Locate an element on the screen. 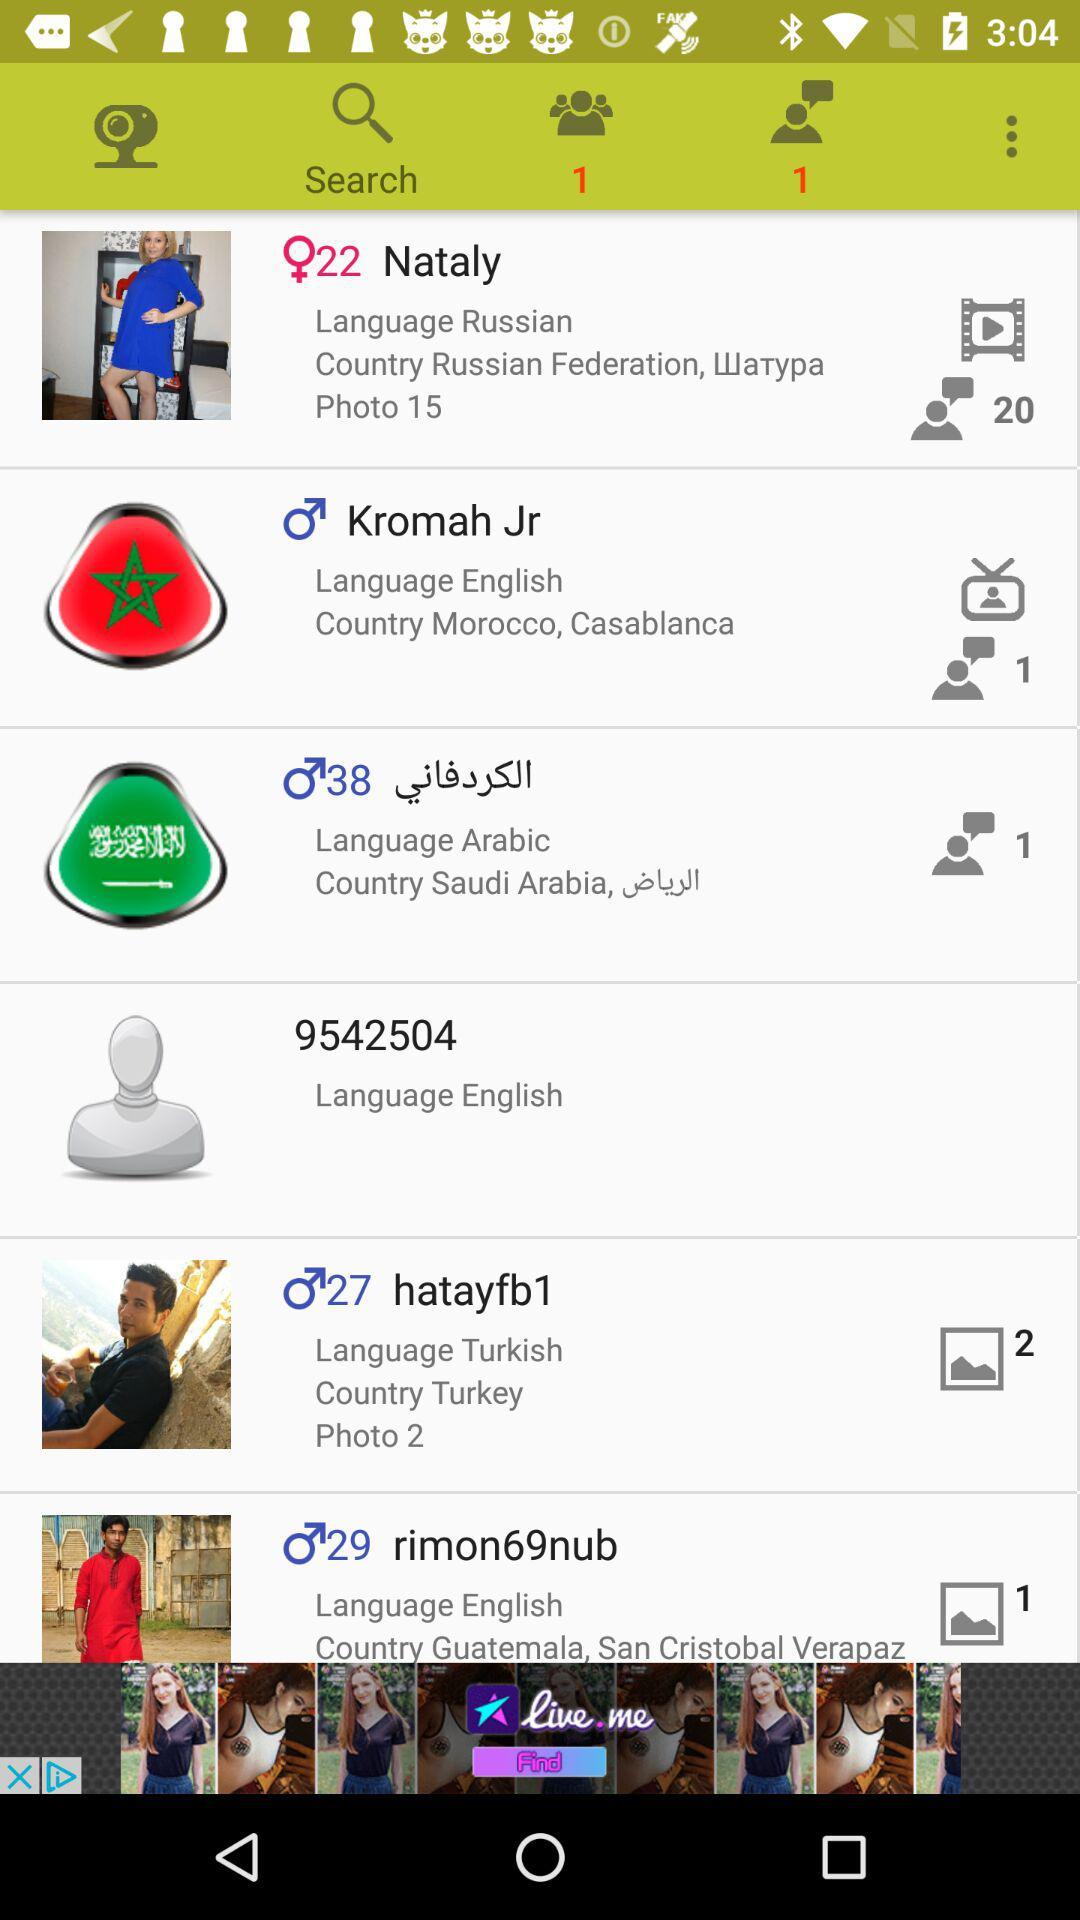 The height and width of the screenshot is (1920, 1080). profile is located at coordinates (135, 1587).